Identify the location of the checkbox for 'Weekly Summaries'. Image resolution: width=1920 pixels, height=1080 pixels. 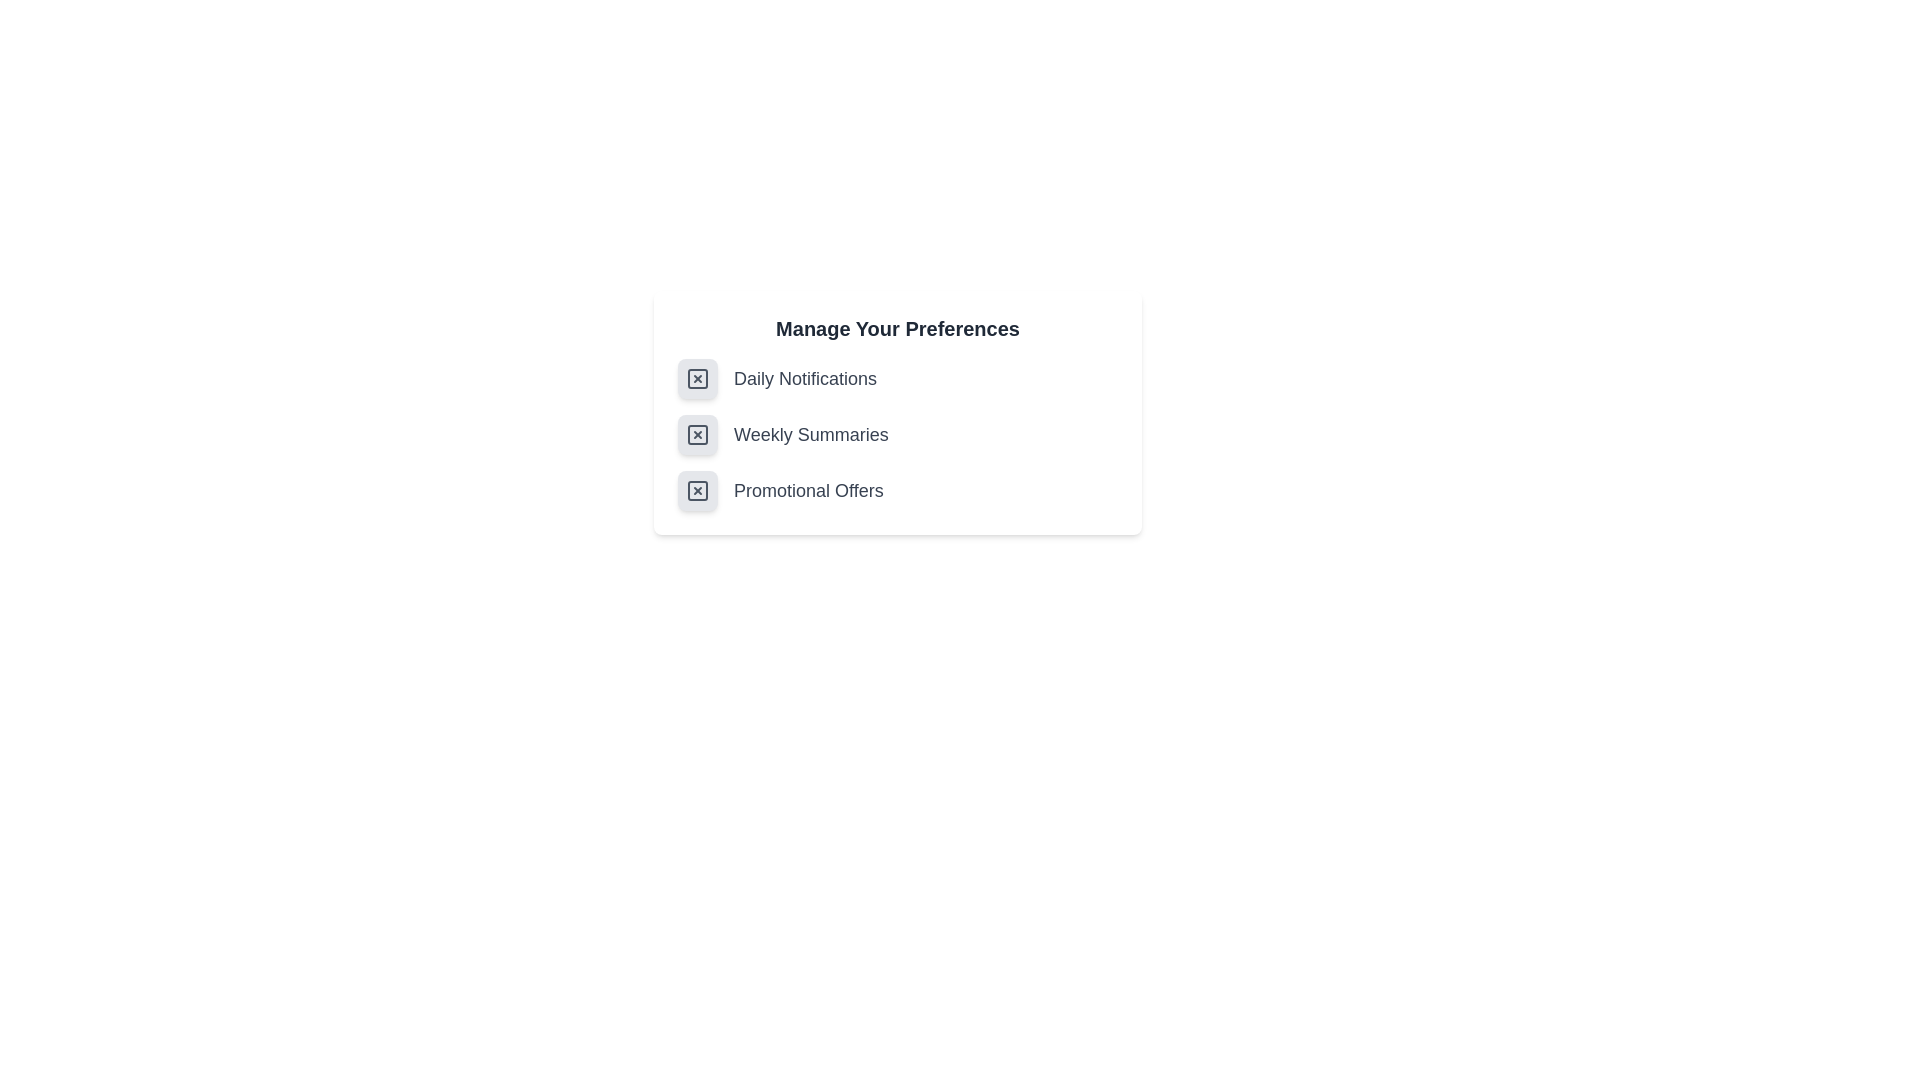
(896, 434).